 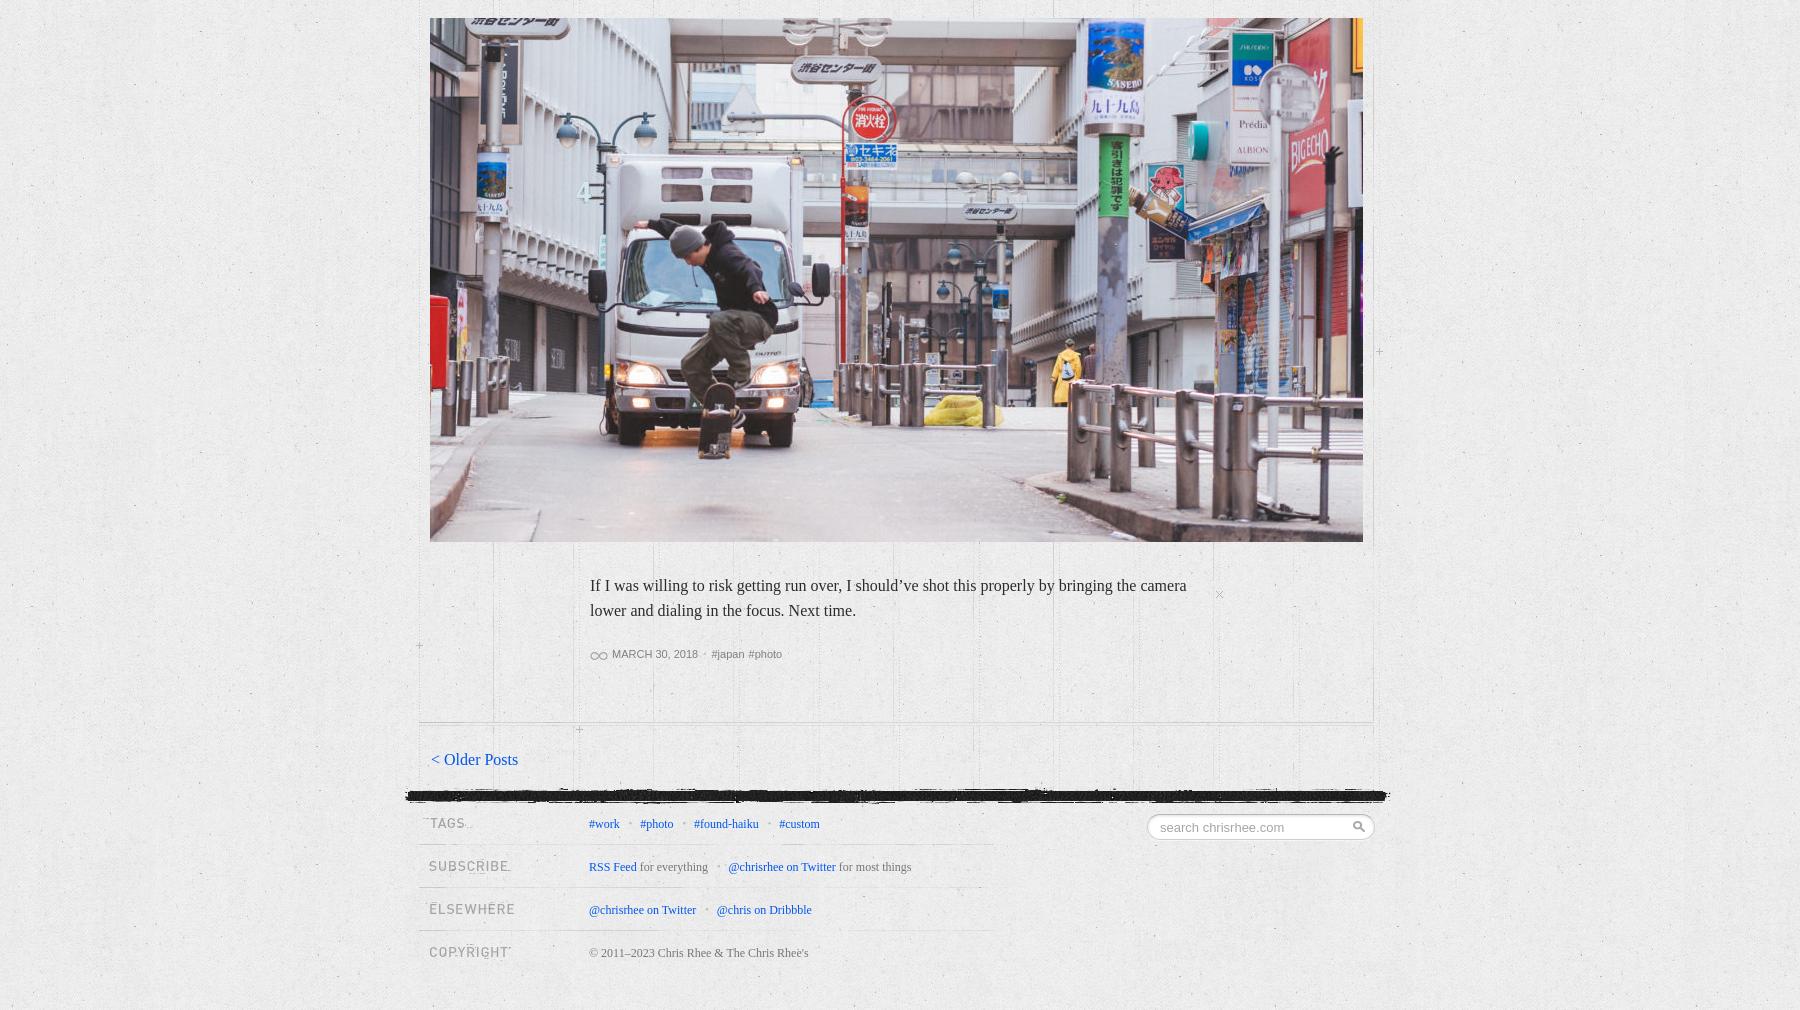 What do you see at coordinates (887, 597) in the screenshot?
I see `'If I was willing to risk getting run over, I should’ve shot this properly by bringing the camera lower and dialing in the focus. Next time.'` at bounding box center [887, 597].